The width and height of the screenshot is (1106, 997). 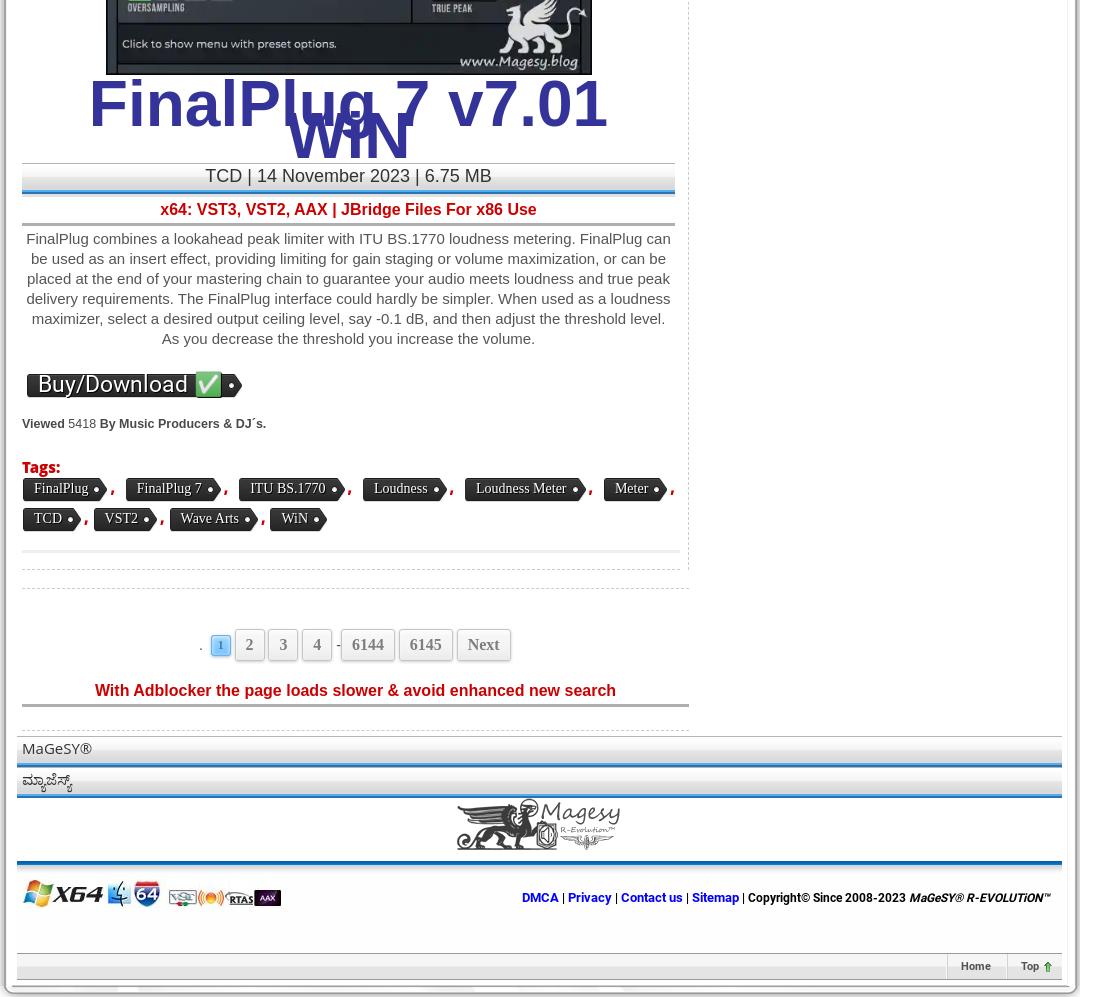 I want to click on 'FinalPlug 7', so click(x=168, y=488).